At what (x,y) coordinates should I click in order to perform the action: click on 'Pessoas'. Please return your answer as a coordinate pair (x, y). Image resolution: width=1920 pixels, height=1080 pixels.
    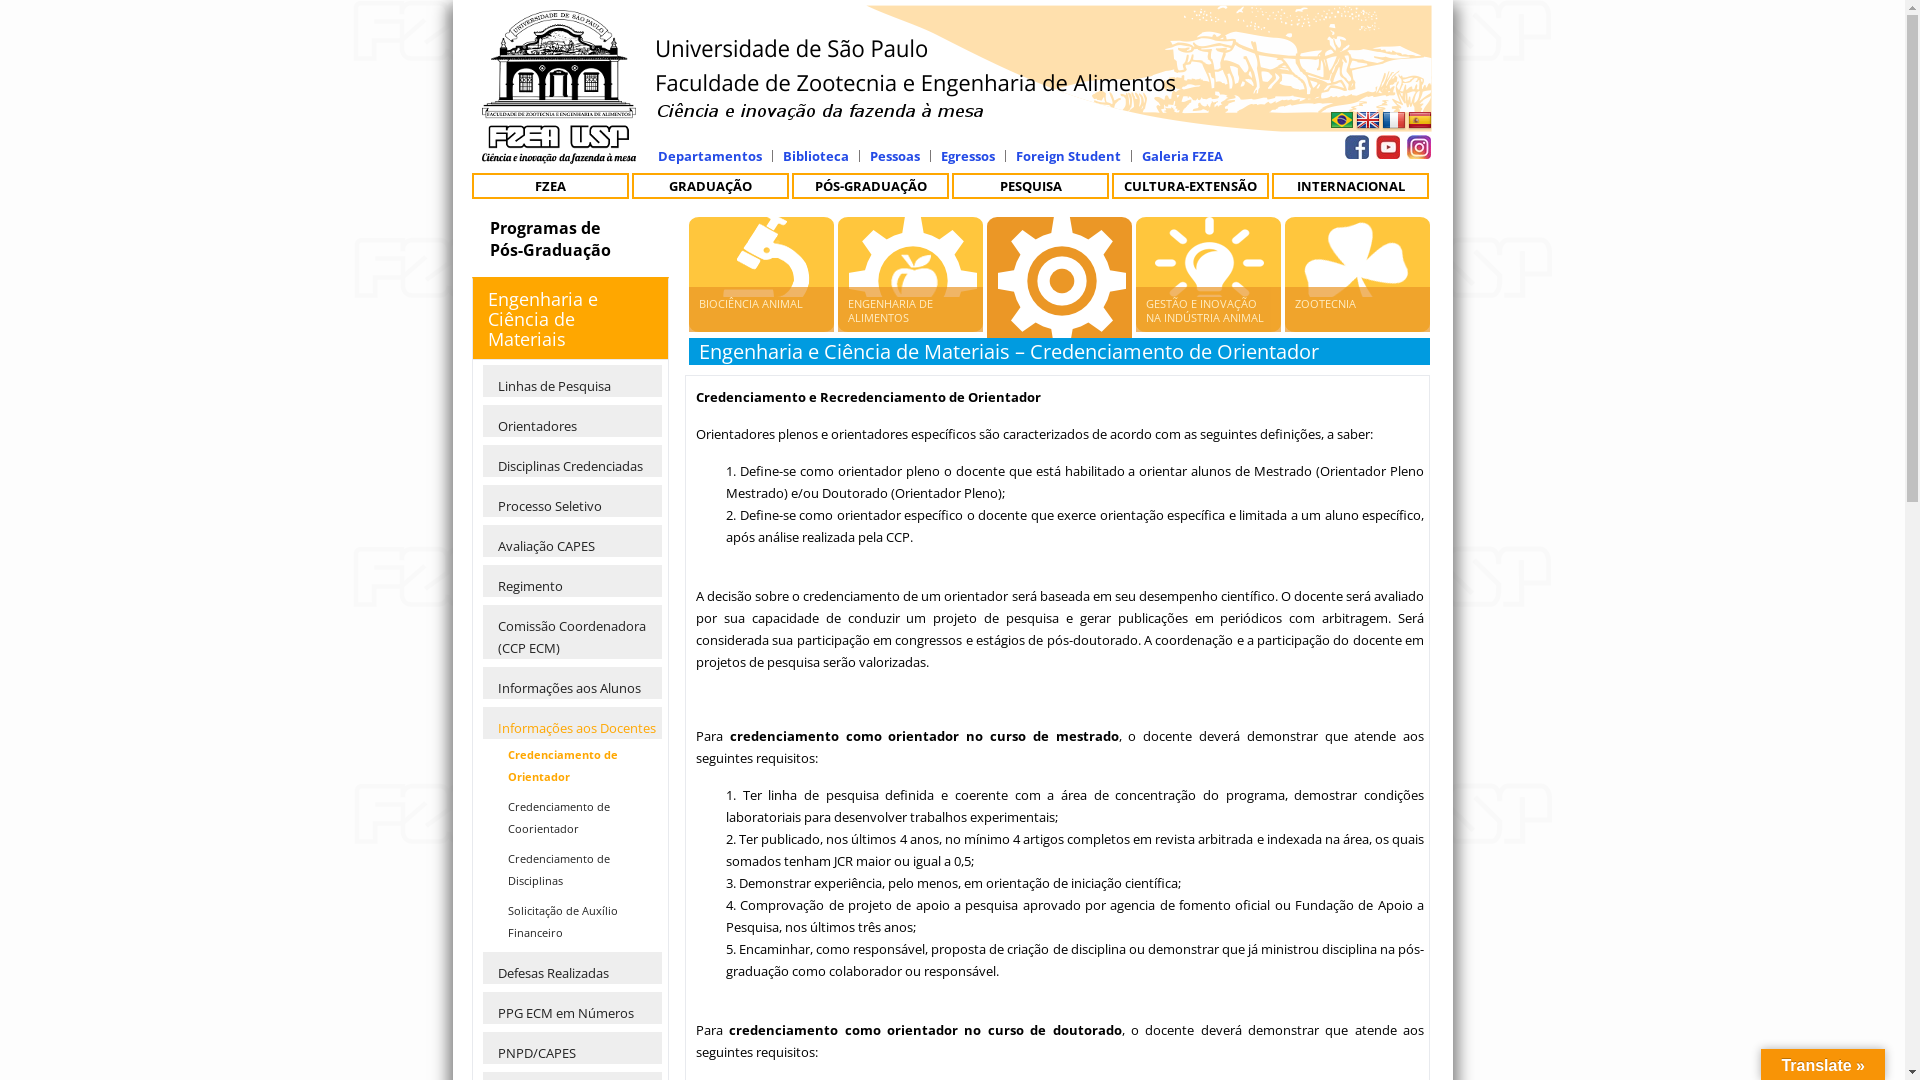
    Looking at the image, I should click on (893, 153).